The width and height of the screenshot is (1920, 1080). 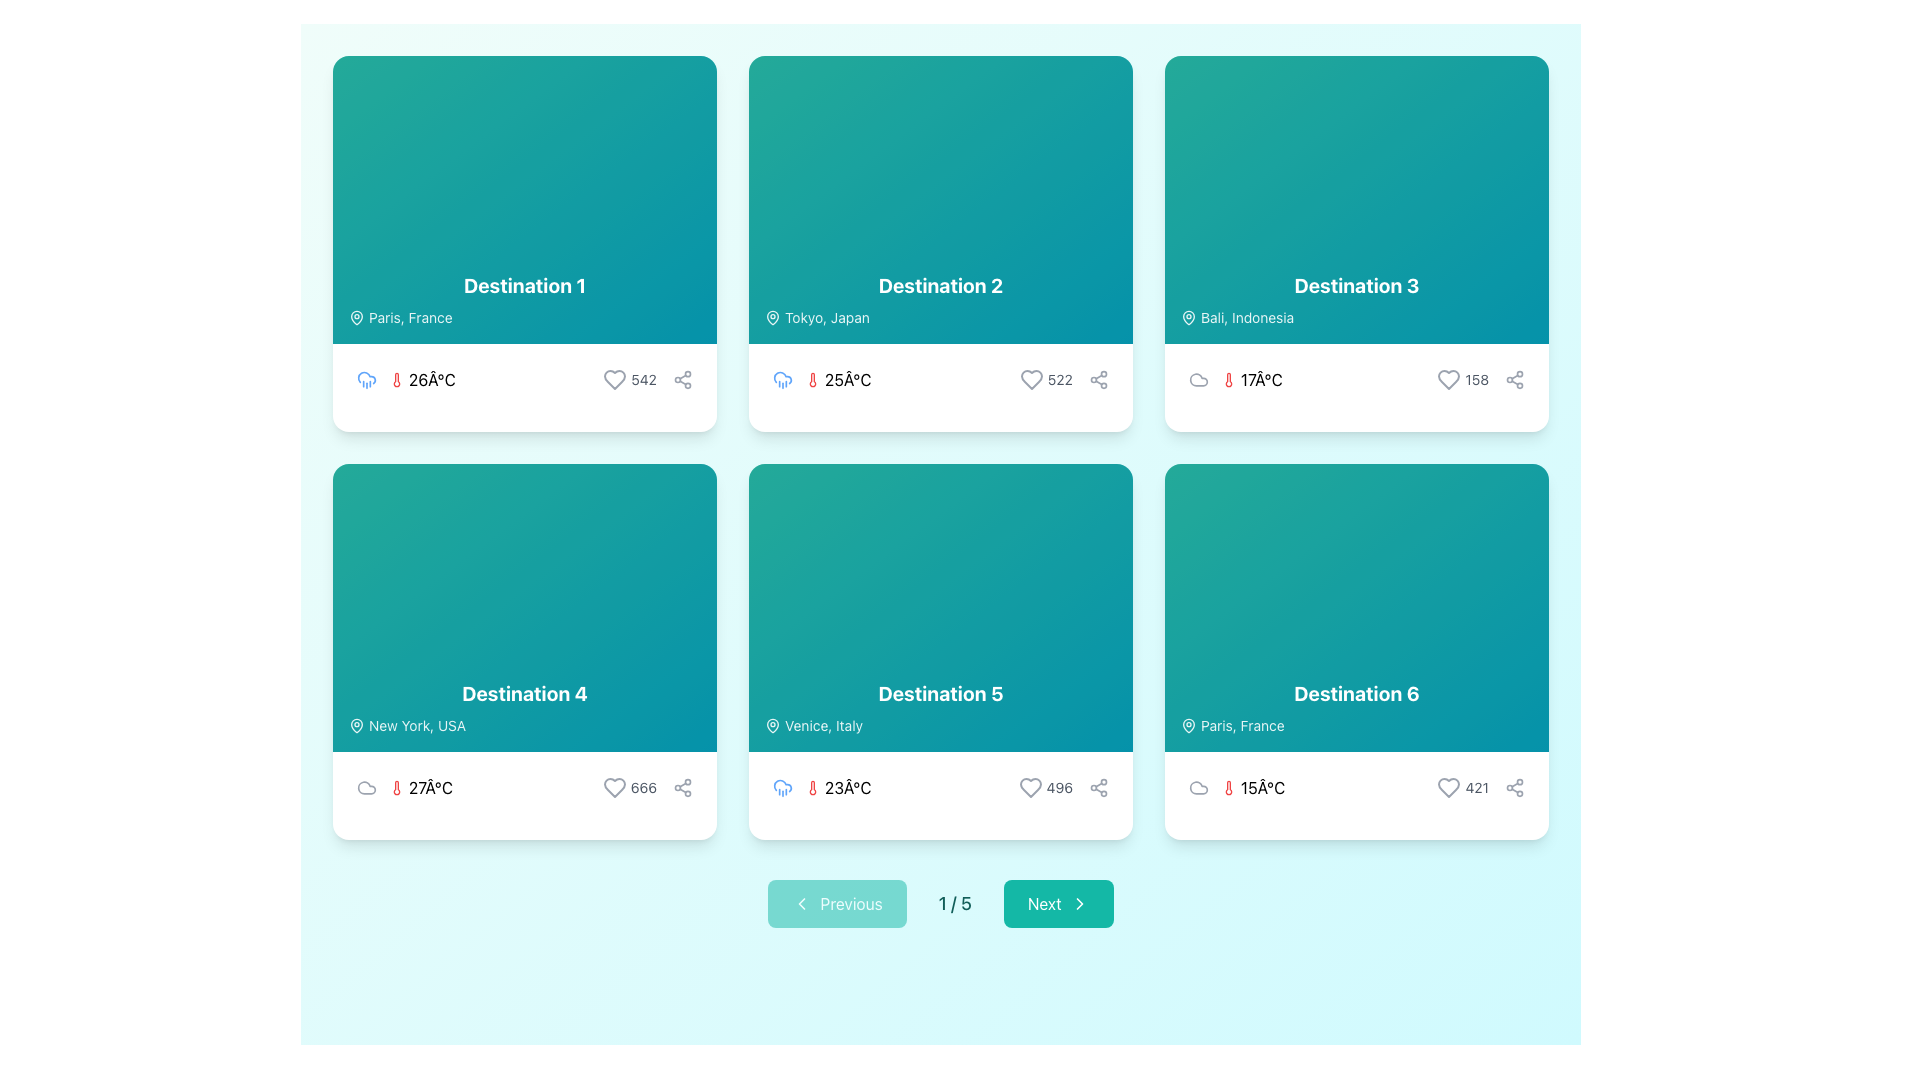 What do you see at coordinates (848, 786) in the screenshot?
I see `temperature information displayed in the Text Label showing '23Â°C', located below the title 'Destination 5' and adjacent to a red thermometer icon` at bounding box center [848, 786].